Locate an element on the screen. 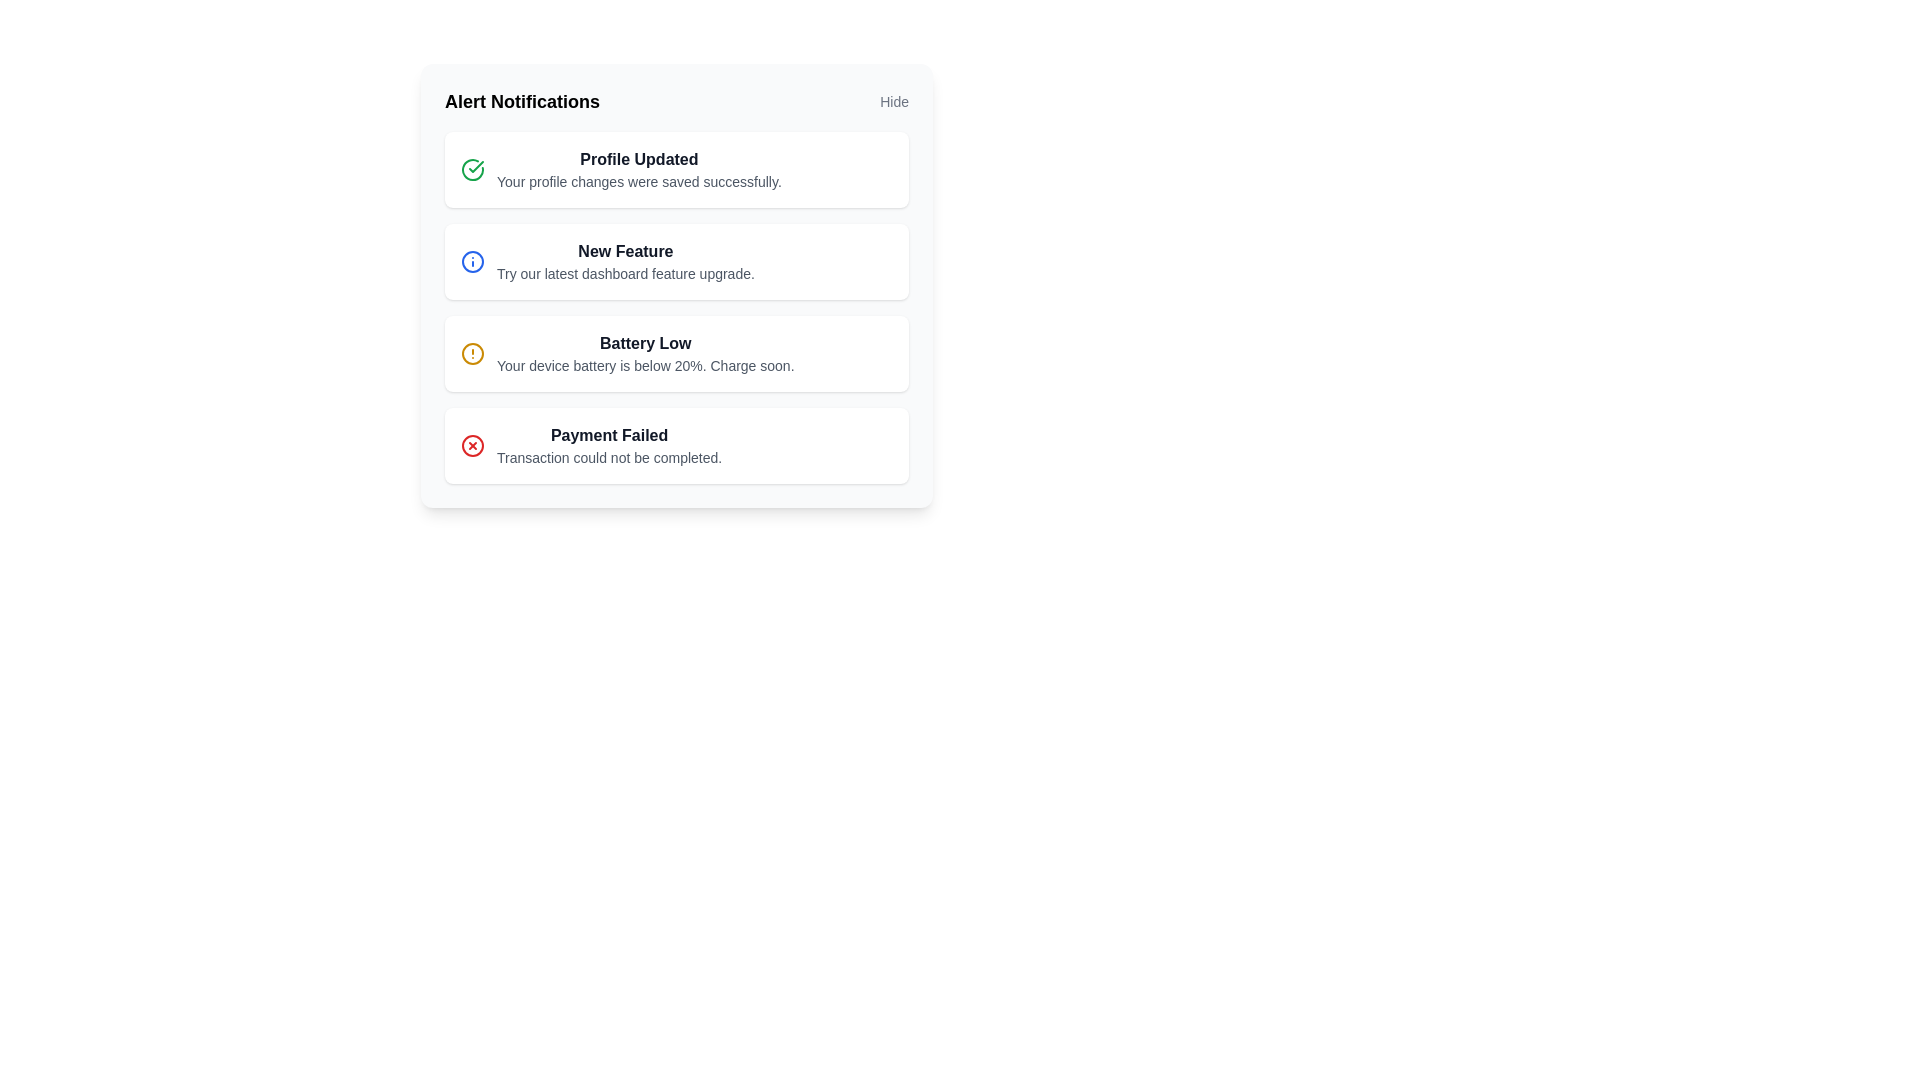 Image resolution: width=1920 pixels, height=1080 pixels. the notification message displaying 'Payment Failed' and 'Transaction could not be completed.' is located at coordinates (608, 445).